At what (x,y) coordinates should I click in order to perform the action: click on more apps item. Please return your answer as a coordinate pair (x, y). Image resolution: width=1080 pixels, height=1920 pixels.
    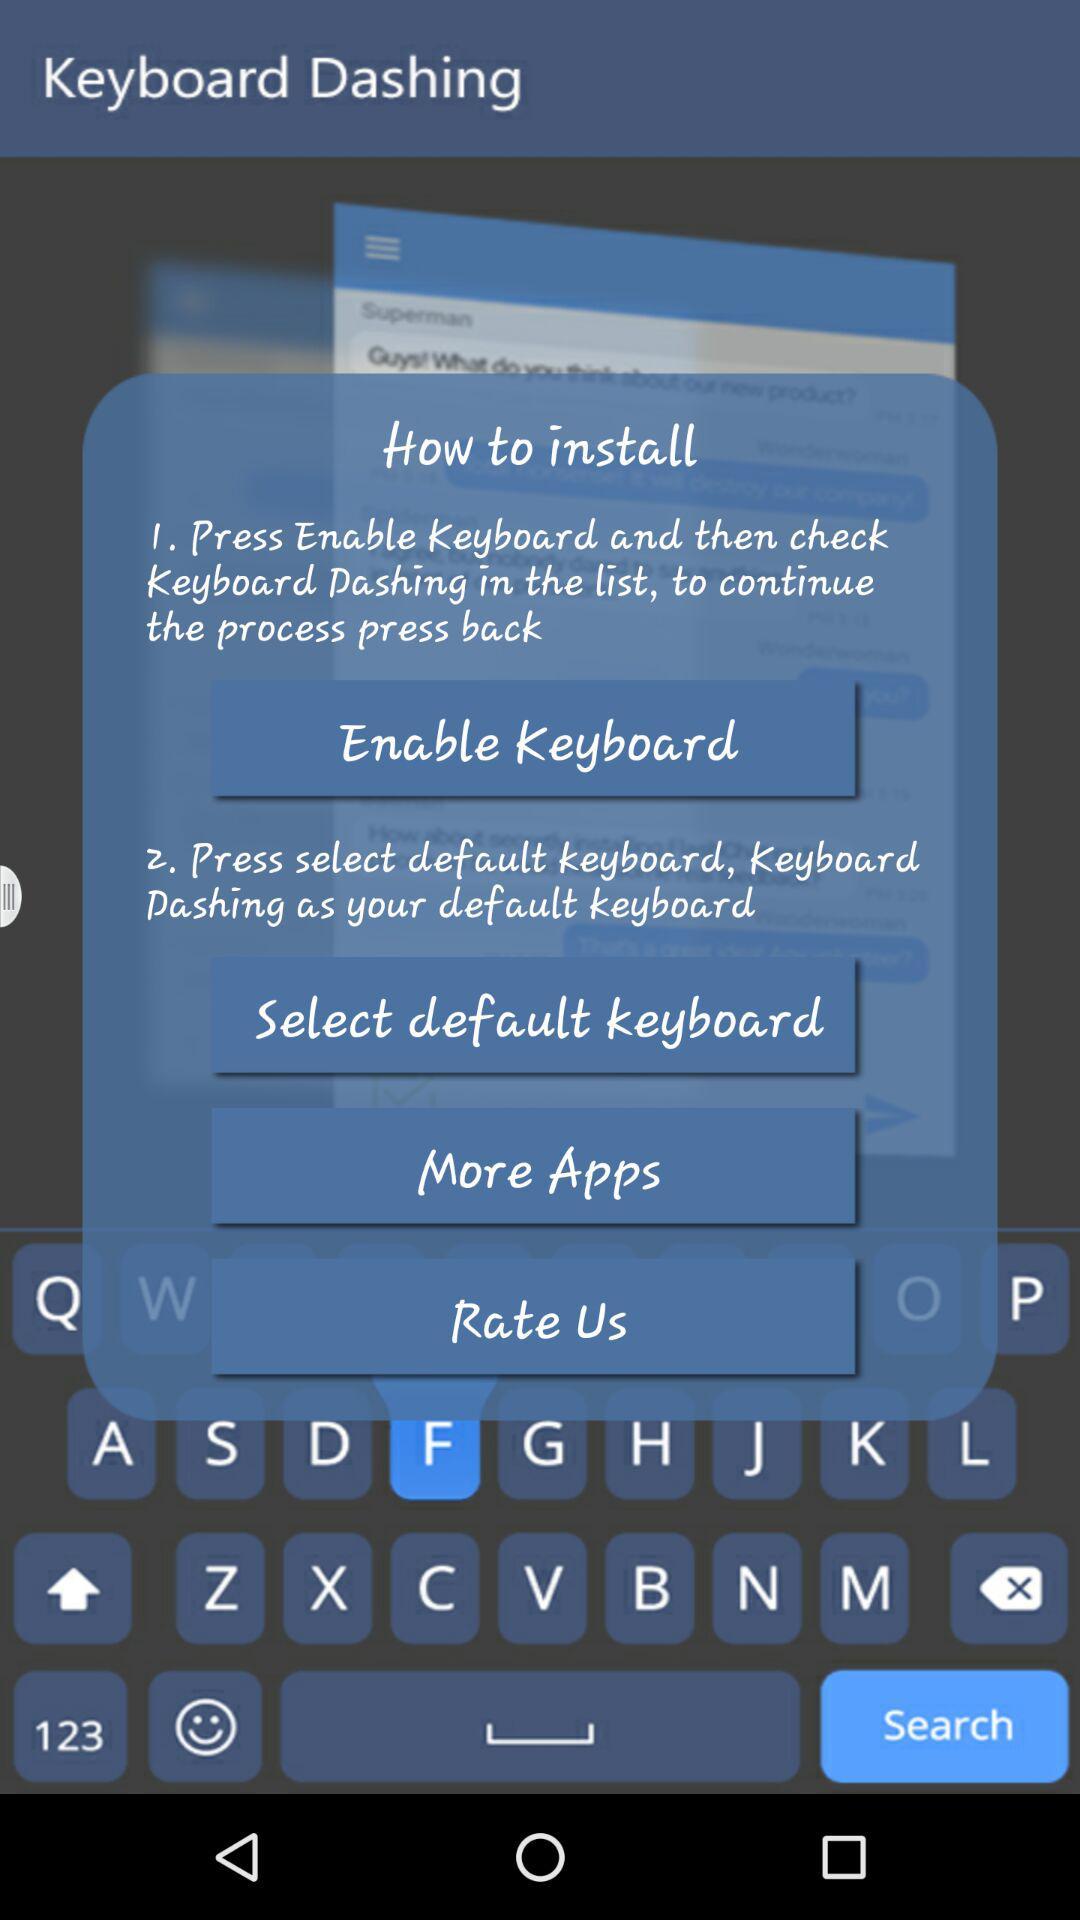
    Looking at the image, I should click on (538, 1170).